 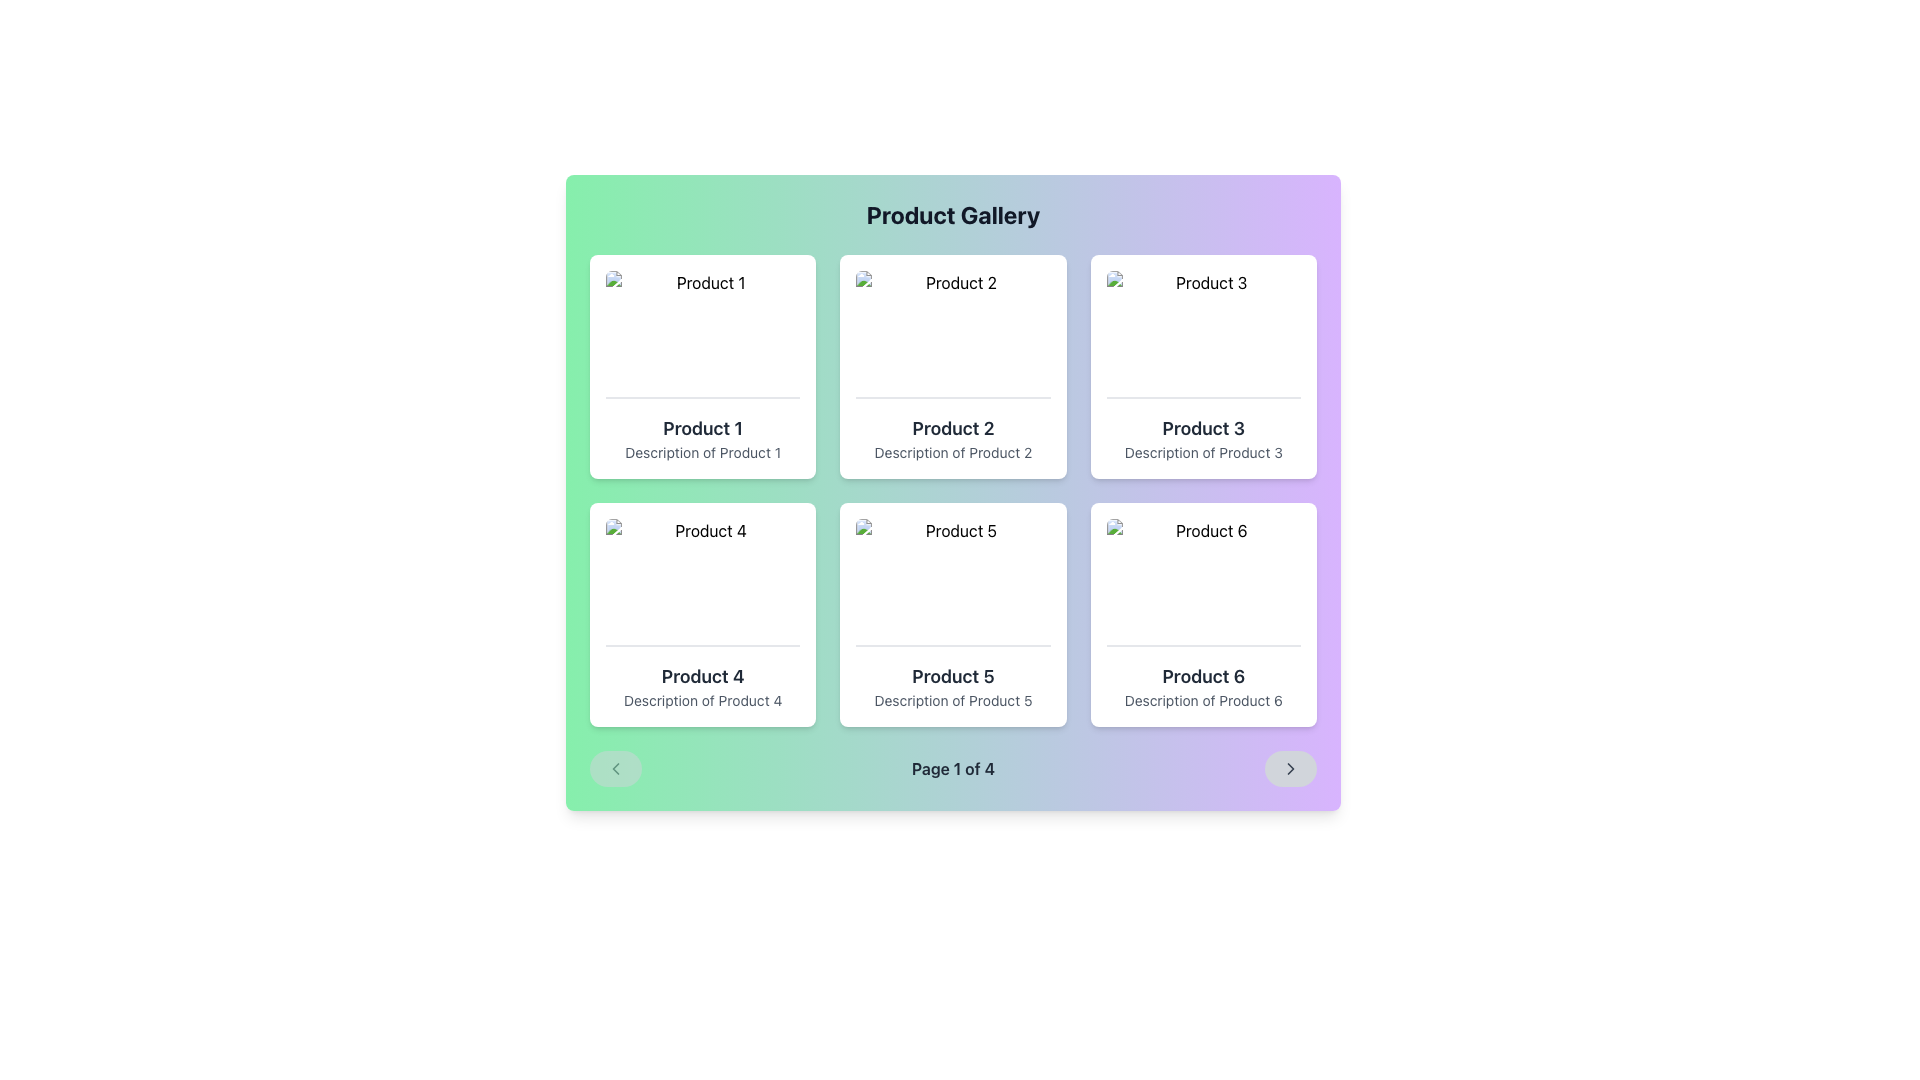 I want to click on text content of the pagination Text label located at the center of the footer navigation area, which indicates the current page number and total number of pages, so click(x=952, y=767).